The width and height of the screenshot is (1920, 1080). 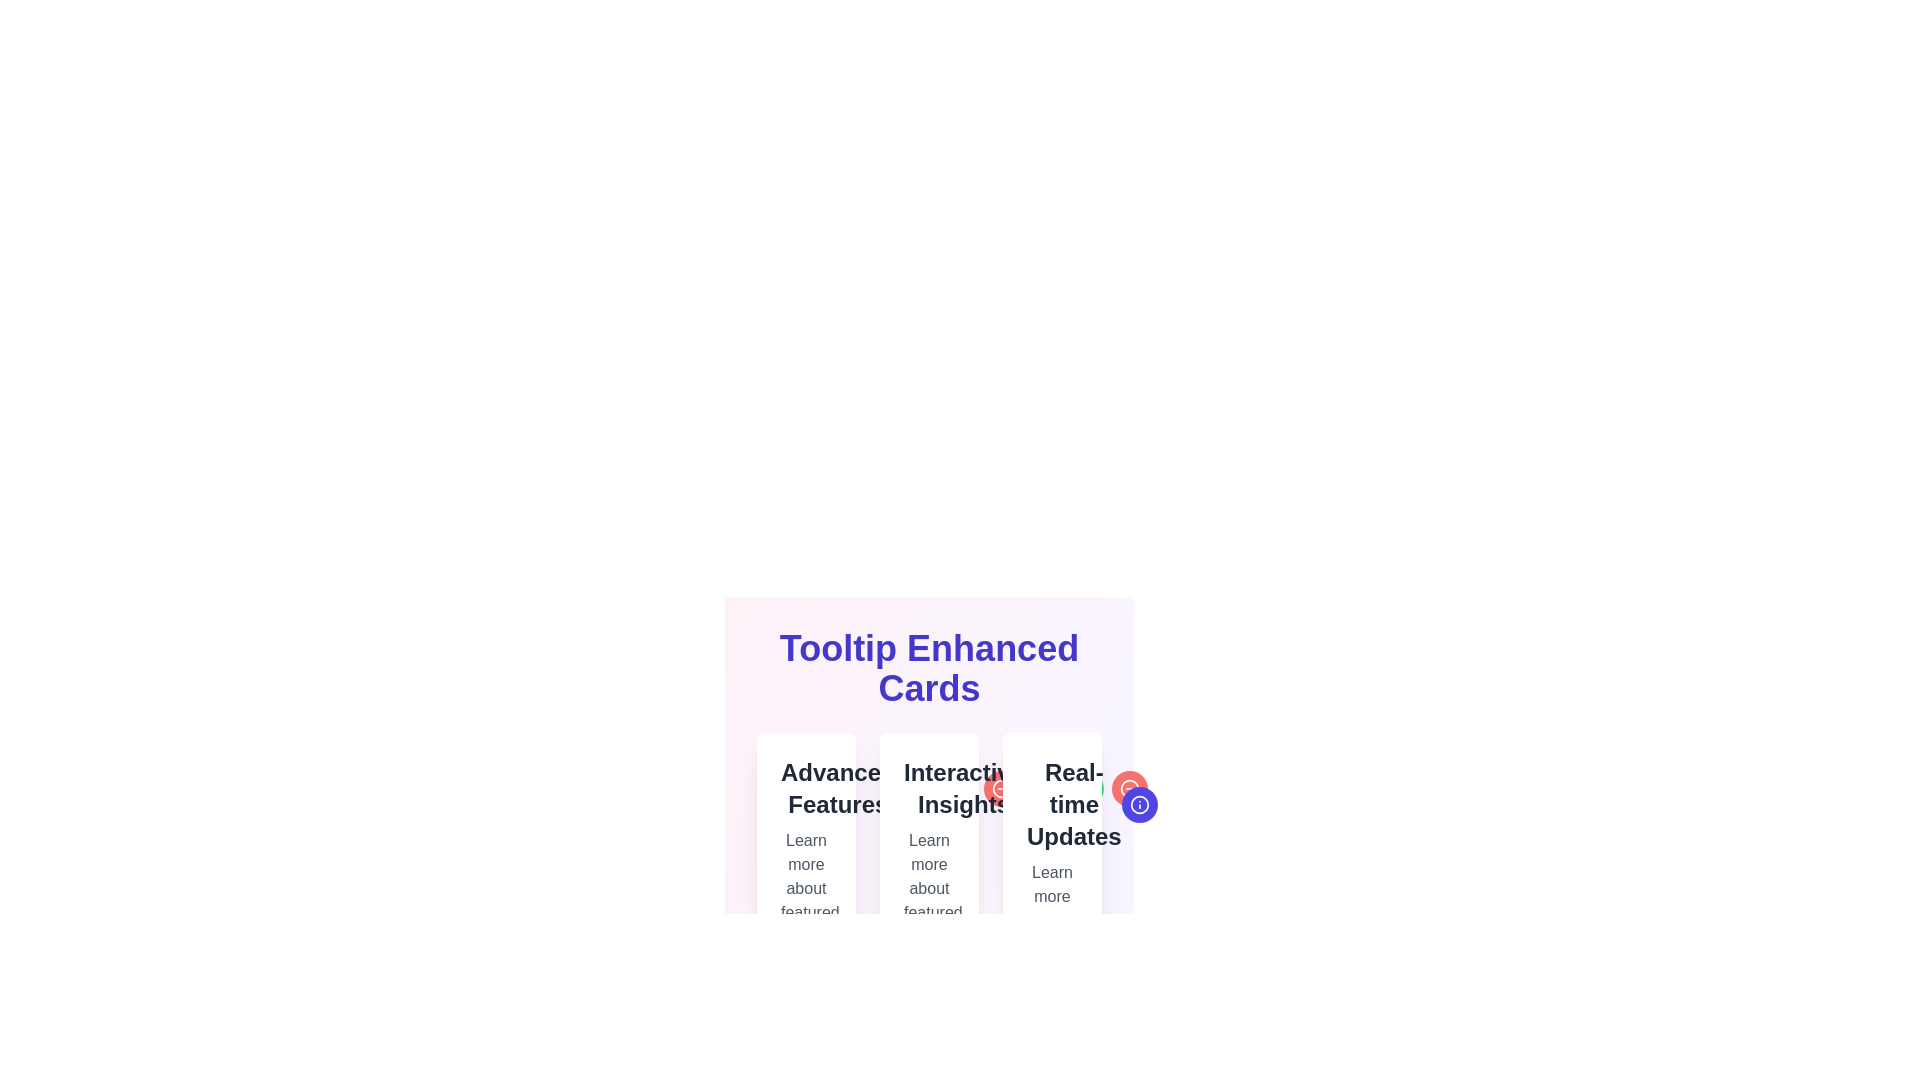 What do you see at coordinates (928, 668) in the screenshot?
I see `the text header labeled 'Tooltip Enhanced Cards,' which is a large, bold, indigo-colored heading positioned centrally at the top of the content area` at bounding box center [928, 668].